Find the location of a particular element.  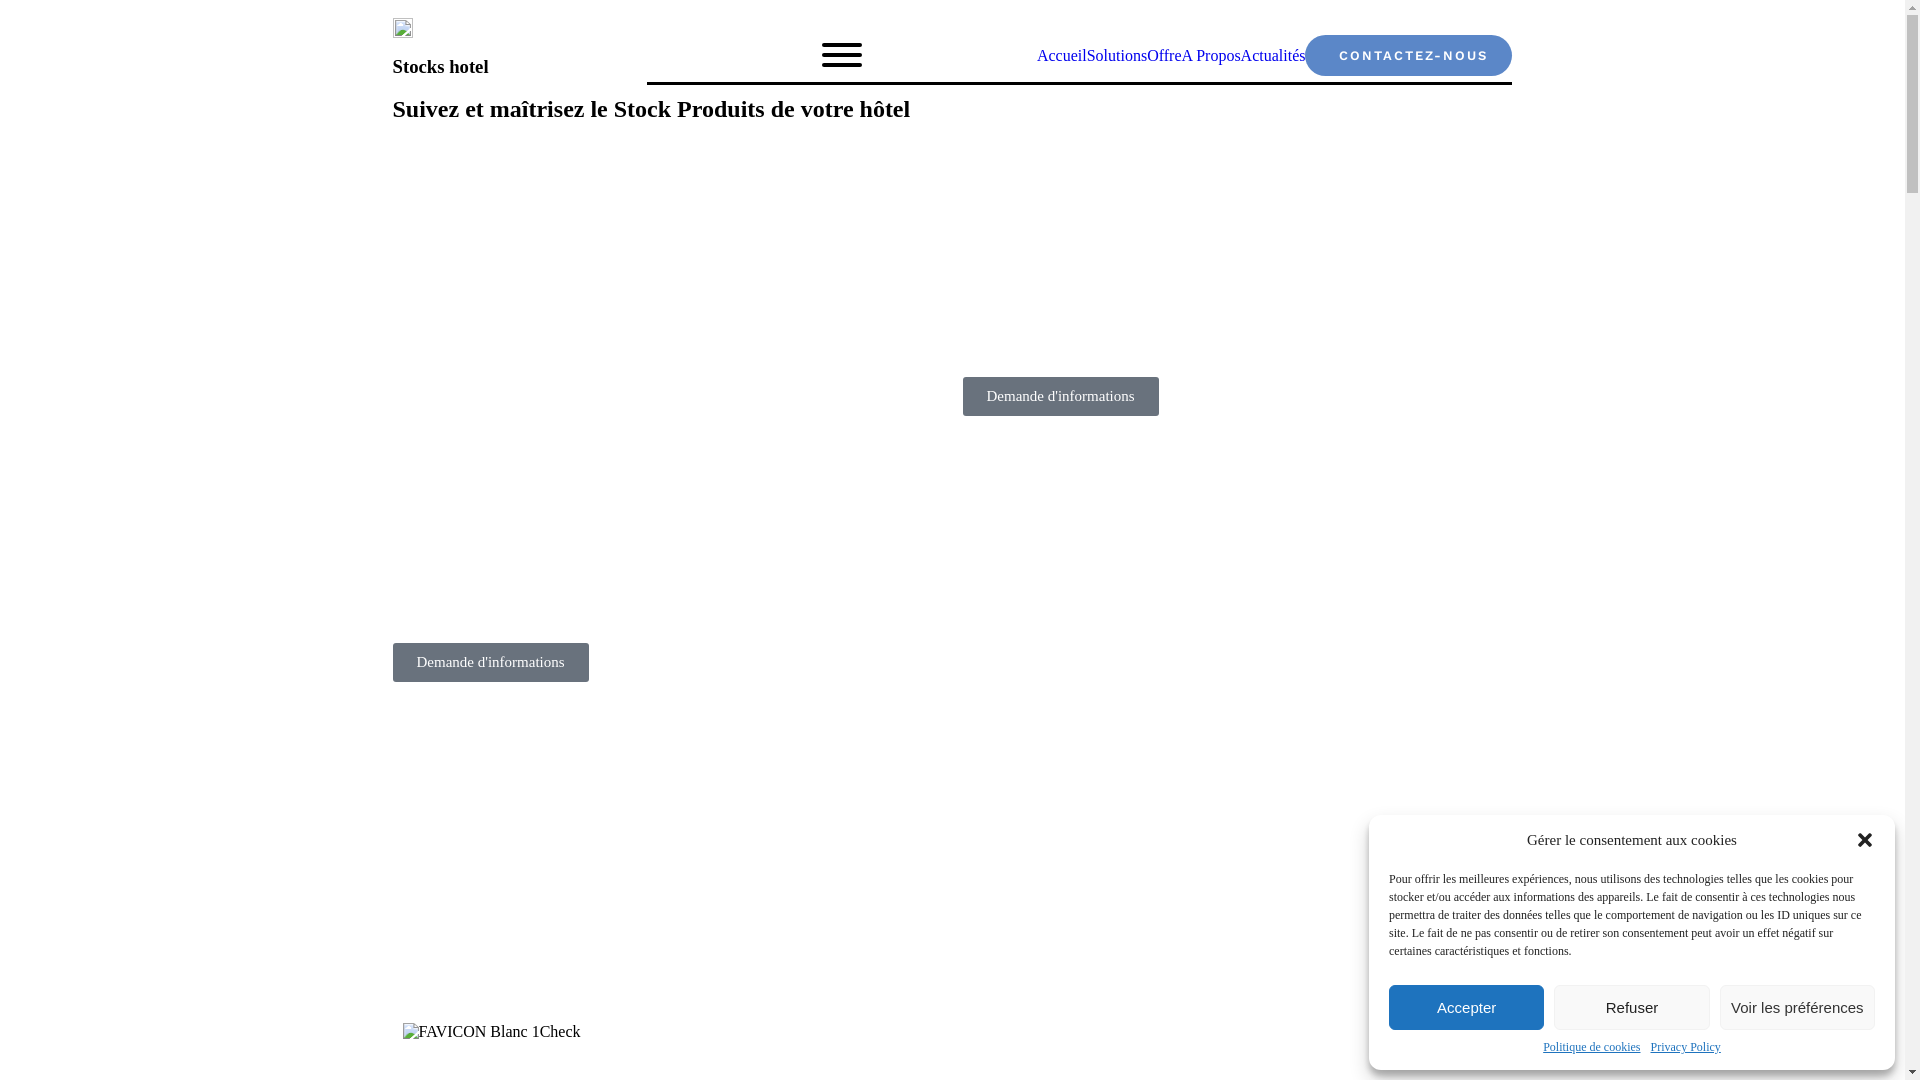

'Demande d'informations' is located at coordinates (489, 662).